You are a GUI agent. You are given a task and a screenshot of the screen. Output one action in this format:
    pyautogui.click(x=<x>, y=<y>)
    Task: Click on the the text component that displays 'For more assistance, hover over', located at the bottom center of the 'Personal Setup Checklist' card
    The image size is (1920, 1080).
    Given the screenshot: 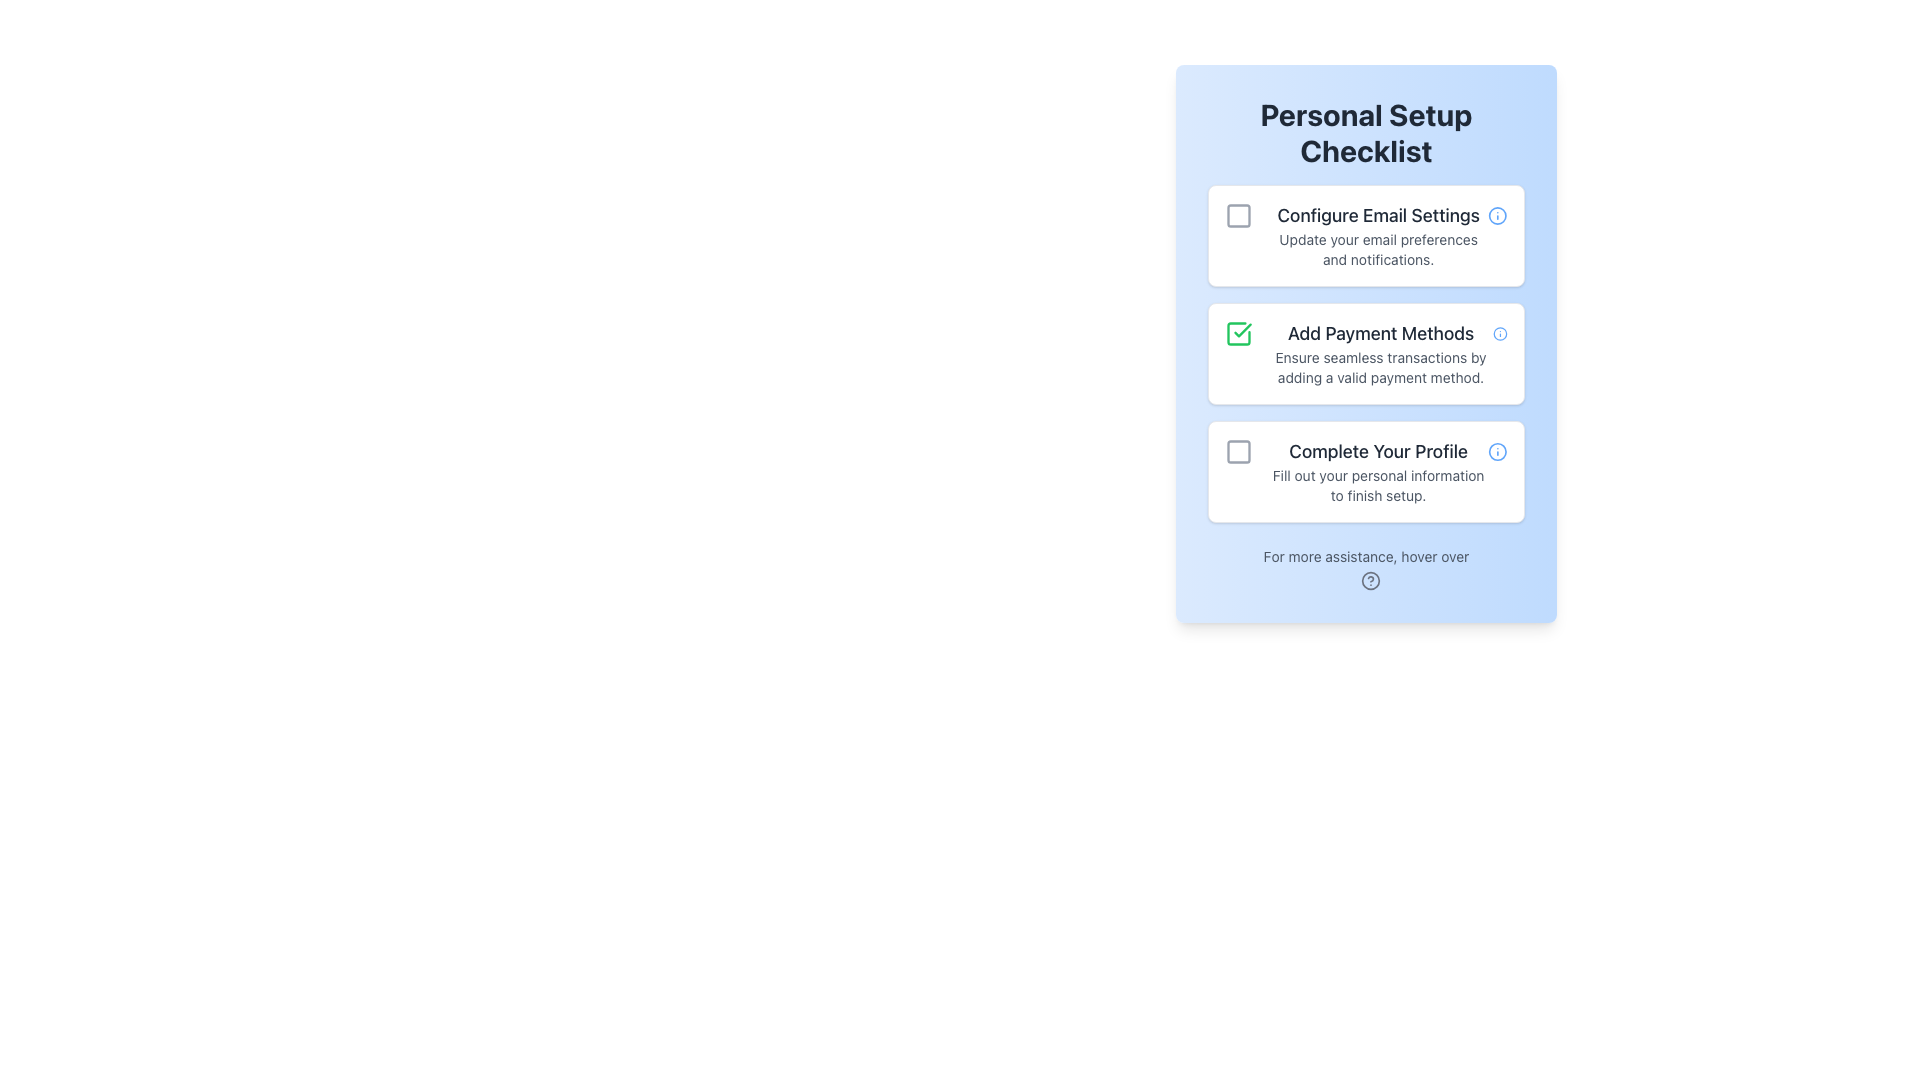 What is the action you would take?
    pyautogui.click(x=1365, y=556)
    